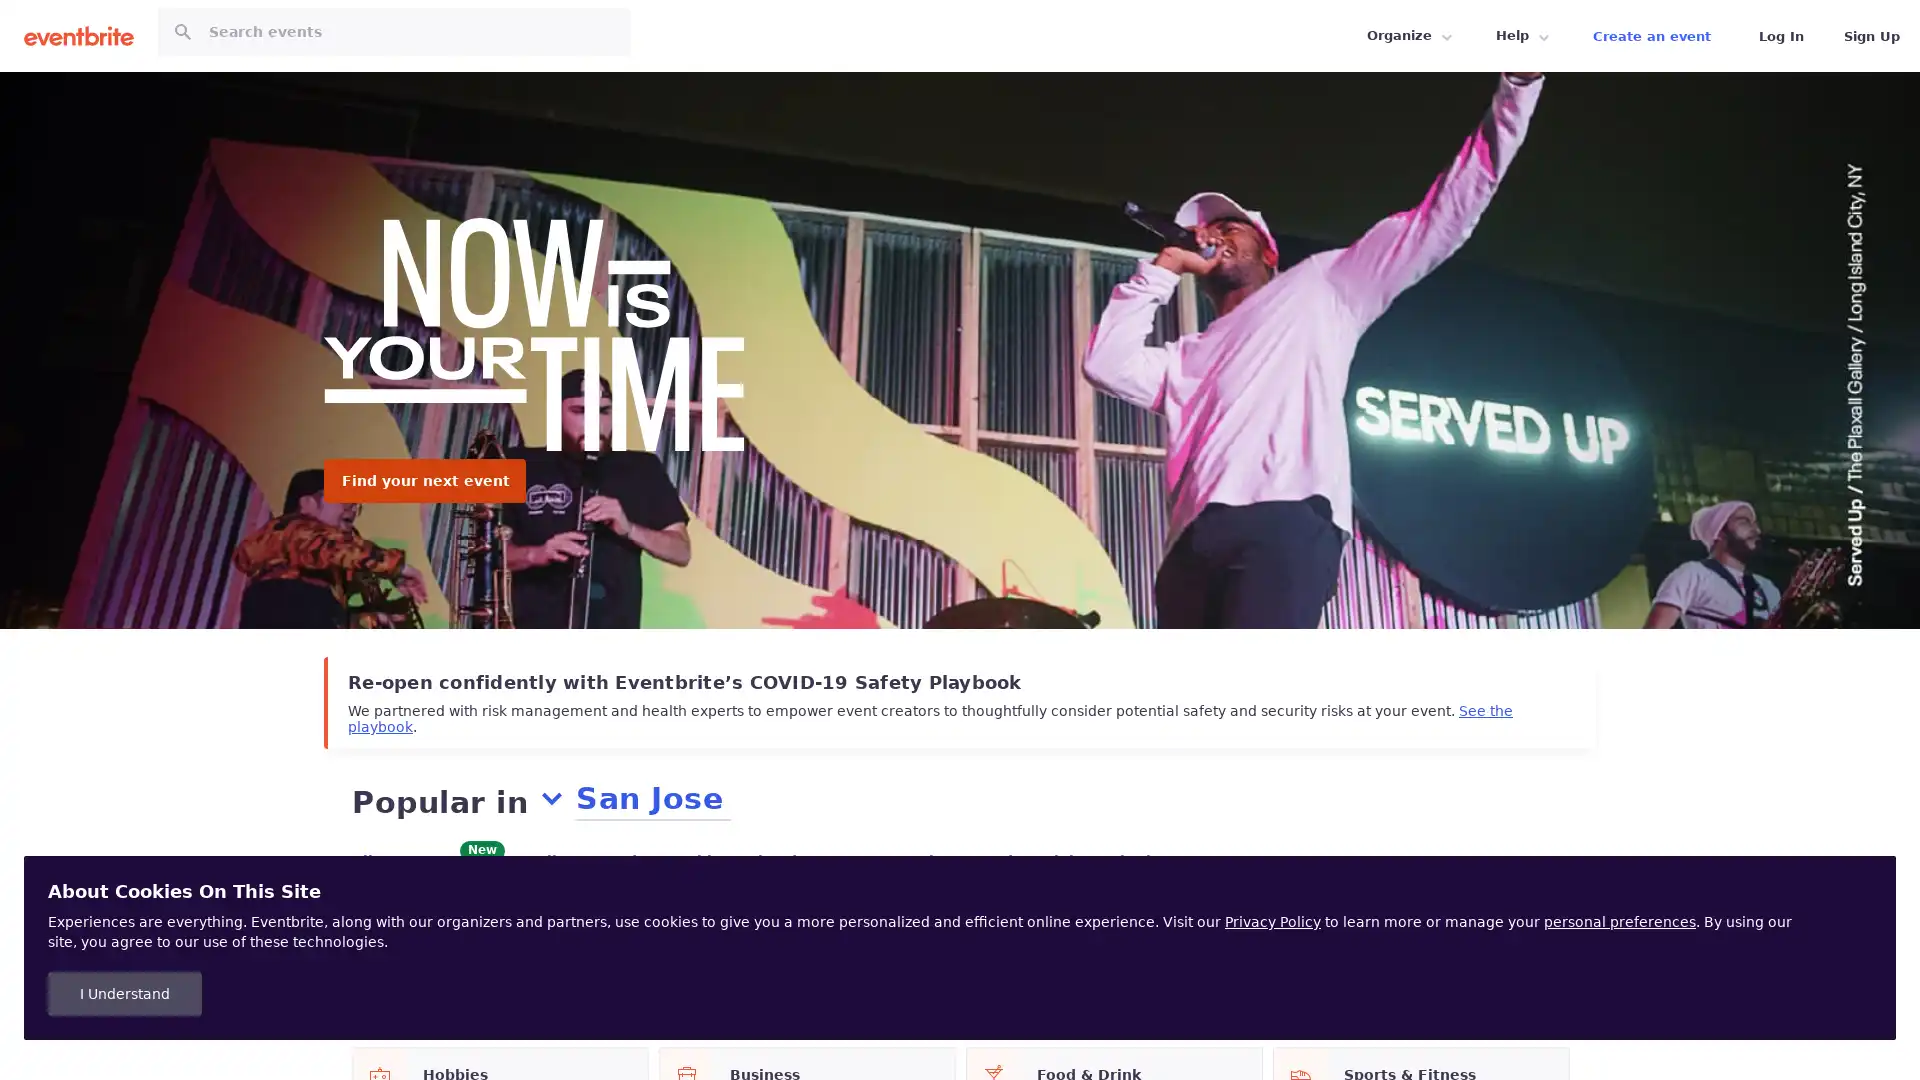  What do you see at coordinates (448, 859) in the screenshot?
I see `For you New` at bounding box center [448, 859].